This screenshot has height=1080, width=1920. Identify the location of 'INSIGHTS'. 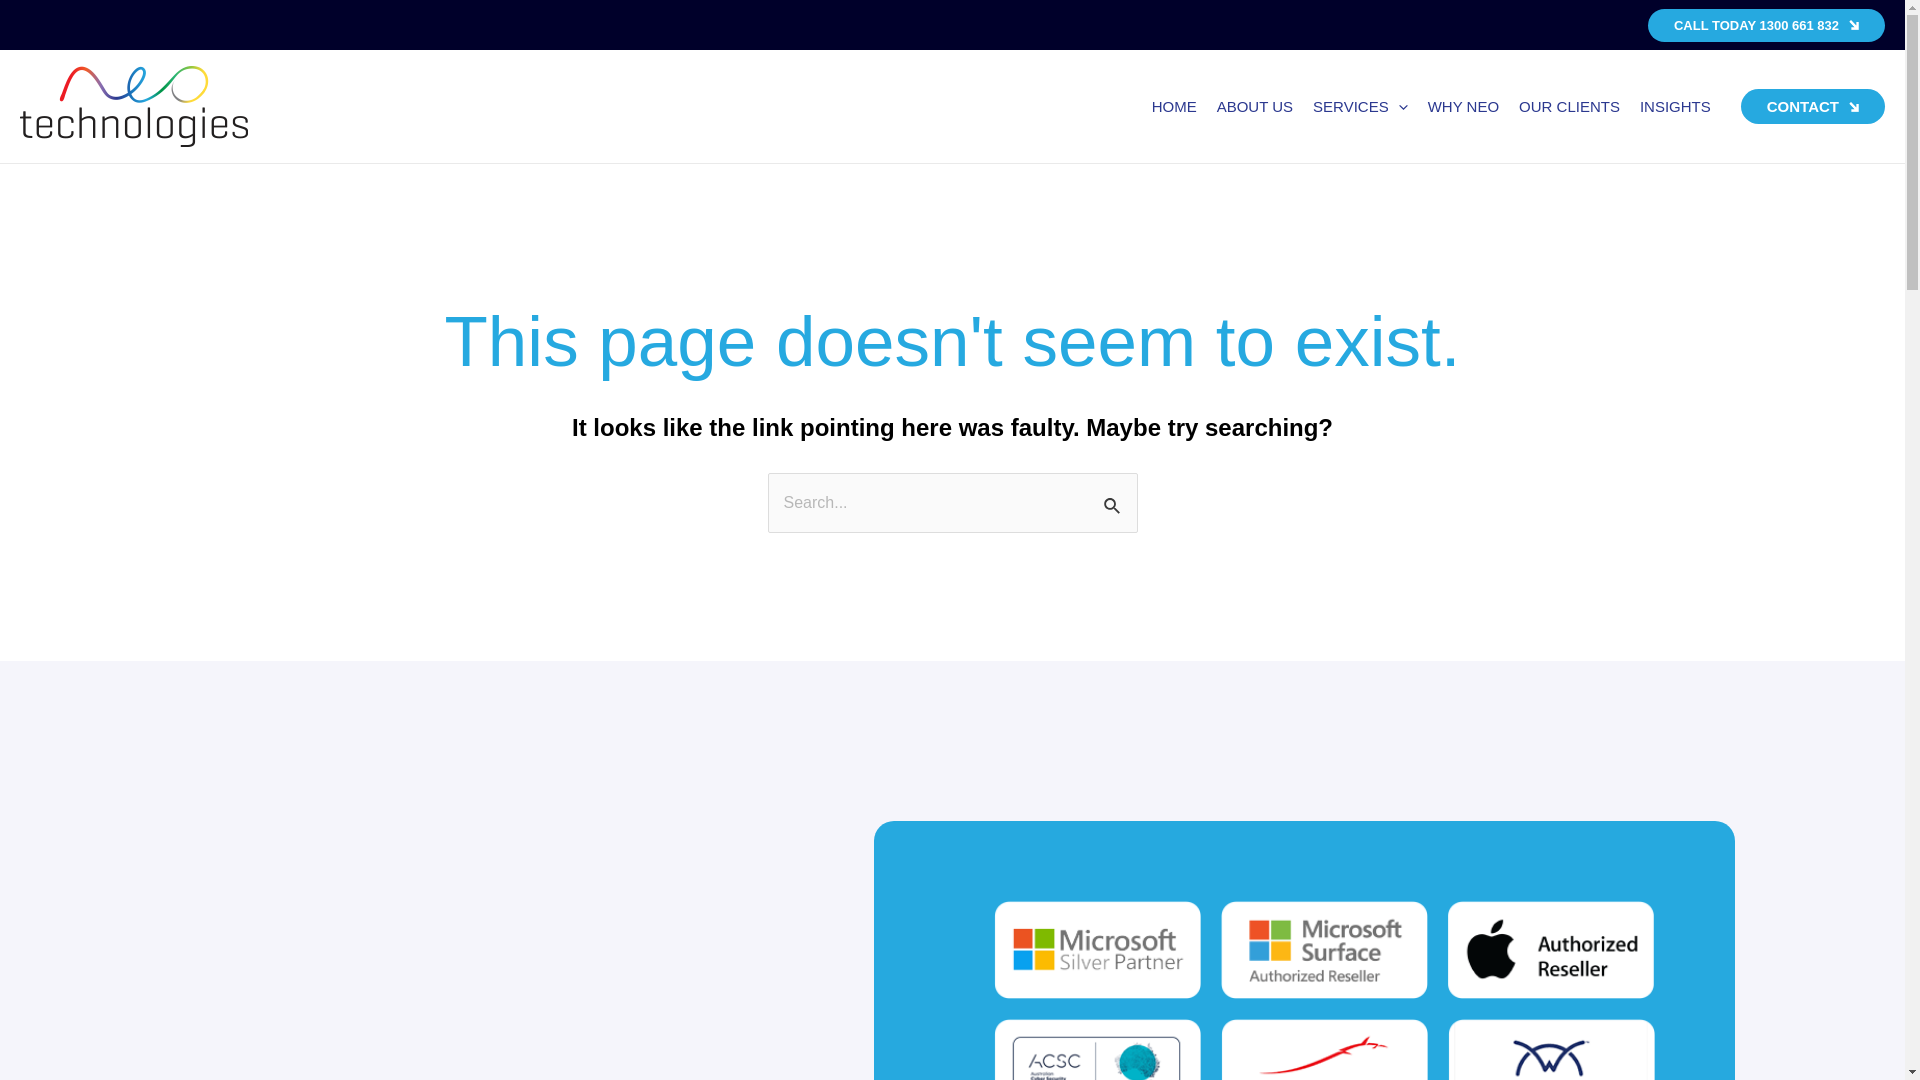
(1675, 107).